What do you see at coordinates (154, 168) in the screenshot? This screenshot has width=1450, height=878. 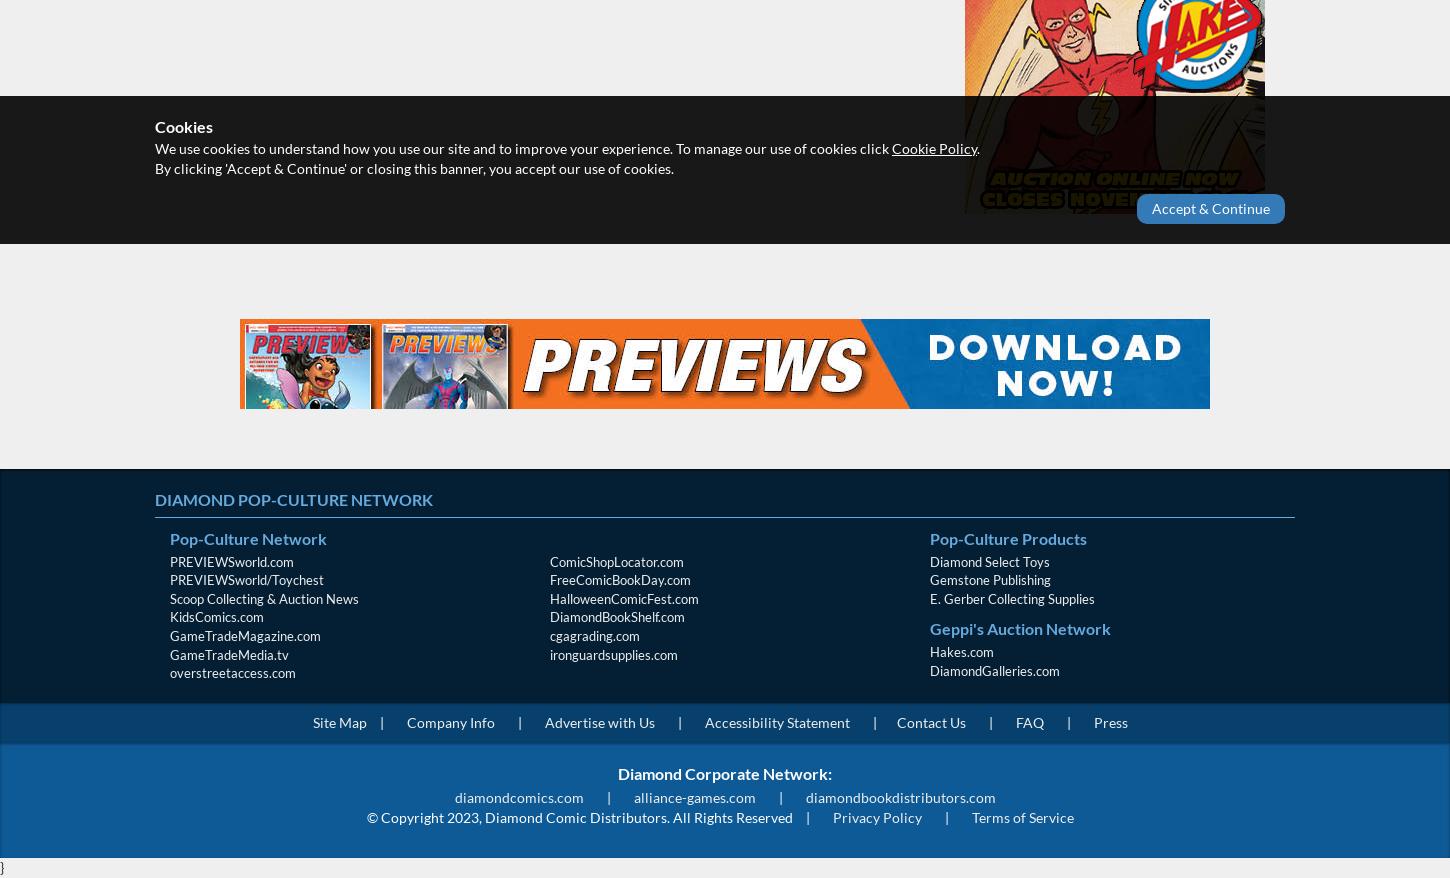 I see `'By clicking 'Accept & Continue' or closing this banner, you accept our use of cookies.'` at bounding box center [154, 168].